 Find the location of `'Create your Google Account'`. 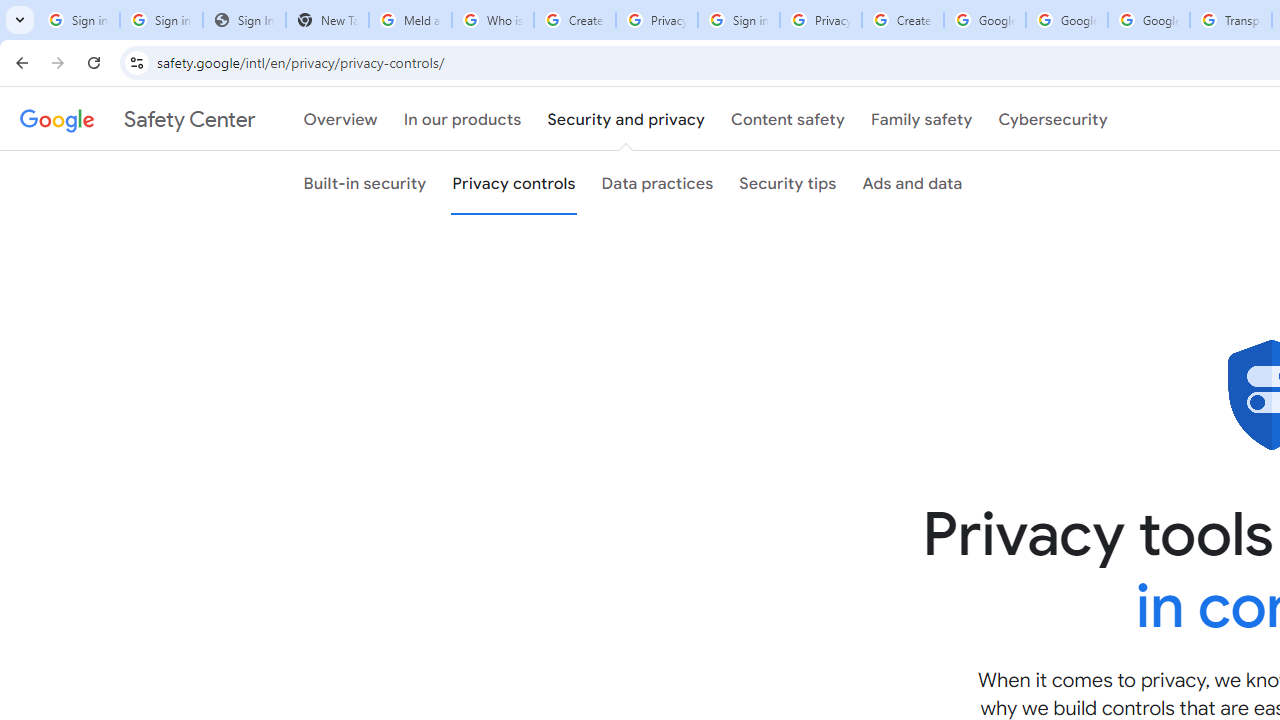

'Create your Google Account' is located at coordinates (573, 20).